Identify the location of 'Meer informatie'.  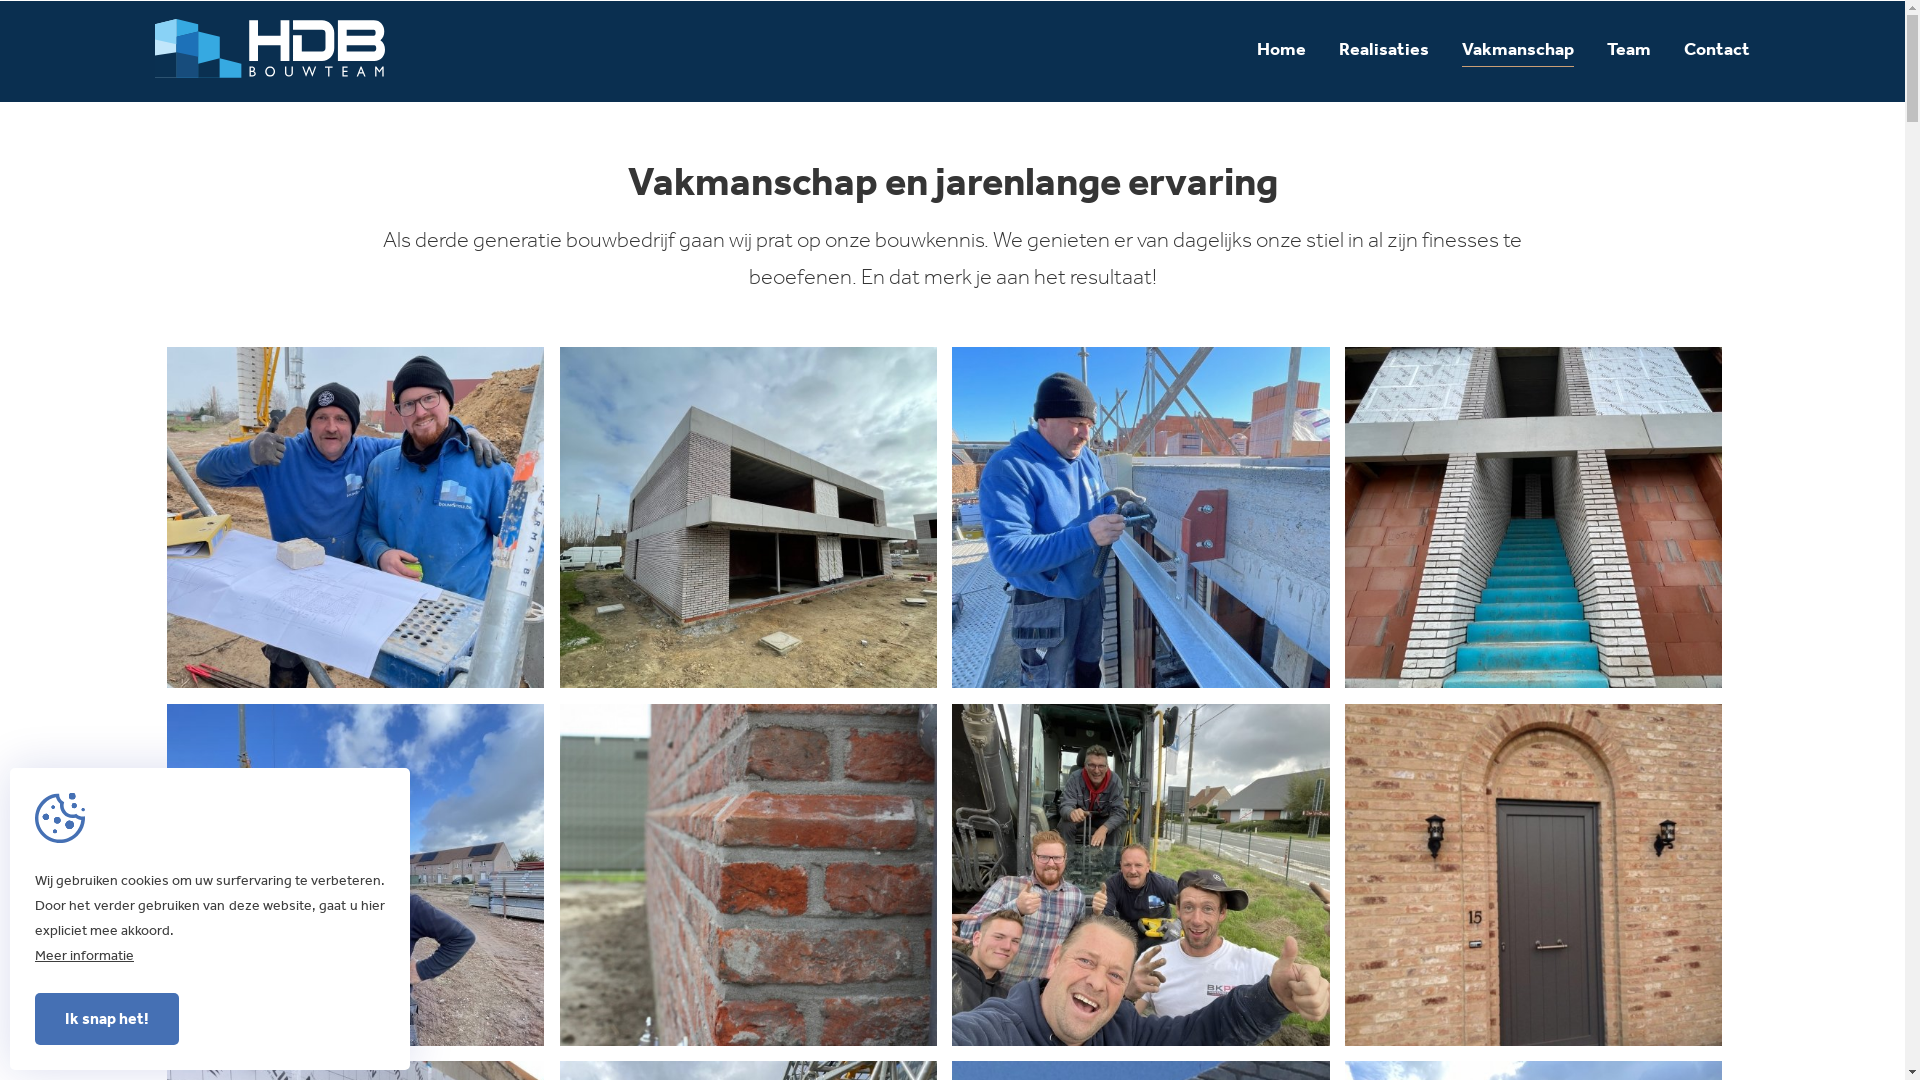
(83, 954).